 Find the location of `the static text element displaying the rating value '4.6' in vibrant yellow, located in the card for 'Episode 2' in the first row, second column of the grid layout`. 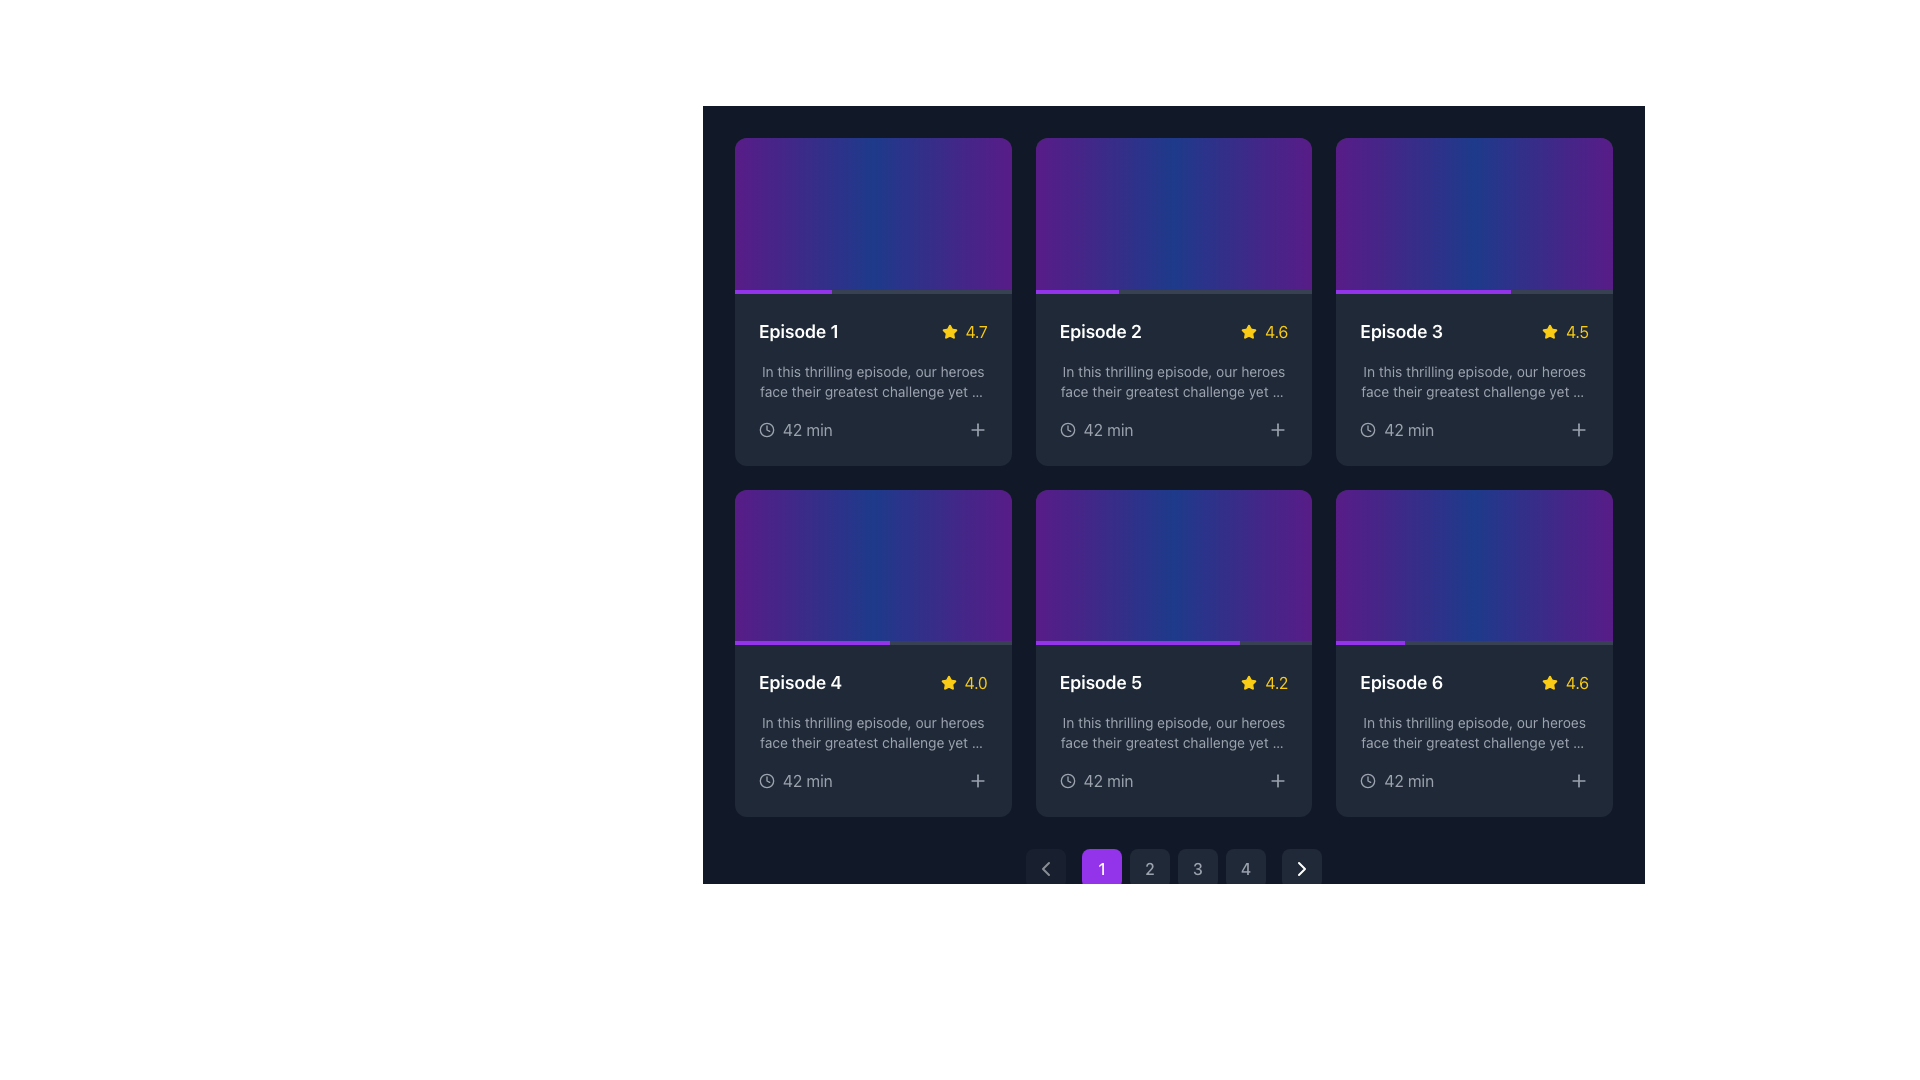

the static text element displaying the rating value '4.6' in vibrant yellow, located in the card for 'Episode 2' in the first row, second column of the grid layout is located at coordinates (1275, 330).